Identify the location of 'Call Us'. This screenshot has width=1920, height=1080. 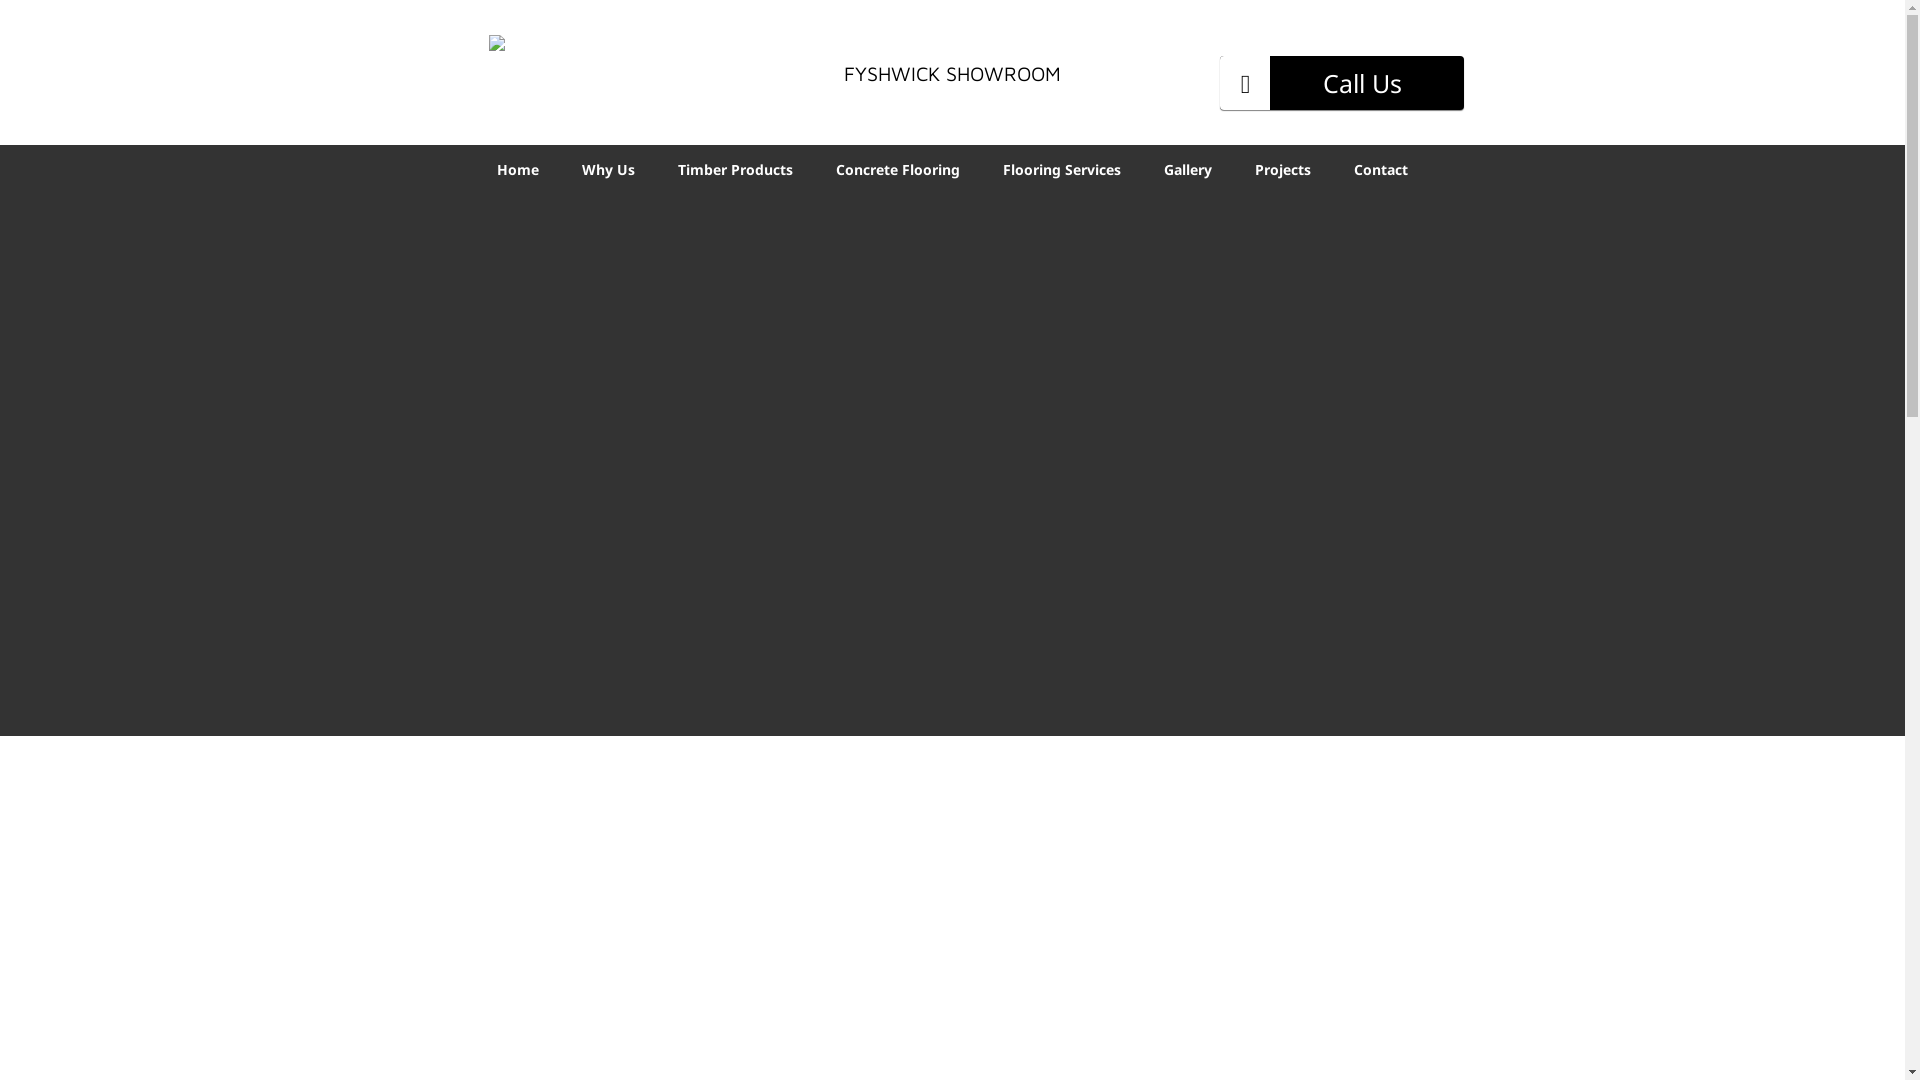
(1342, 82).